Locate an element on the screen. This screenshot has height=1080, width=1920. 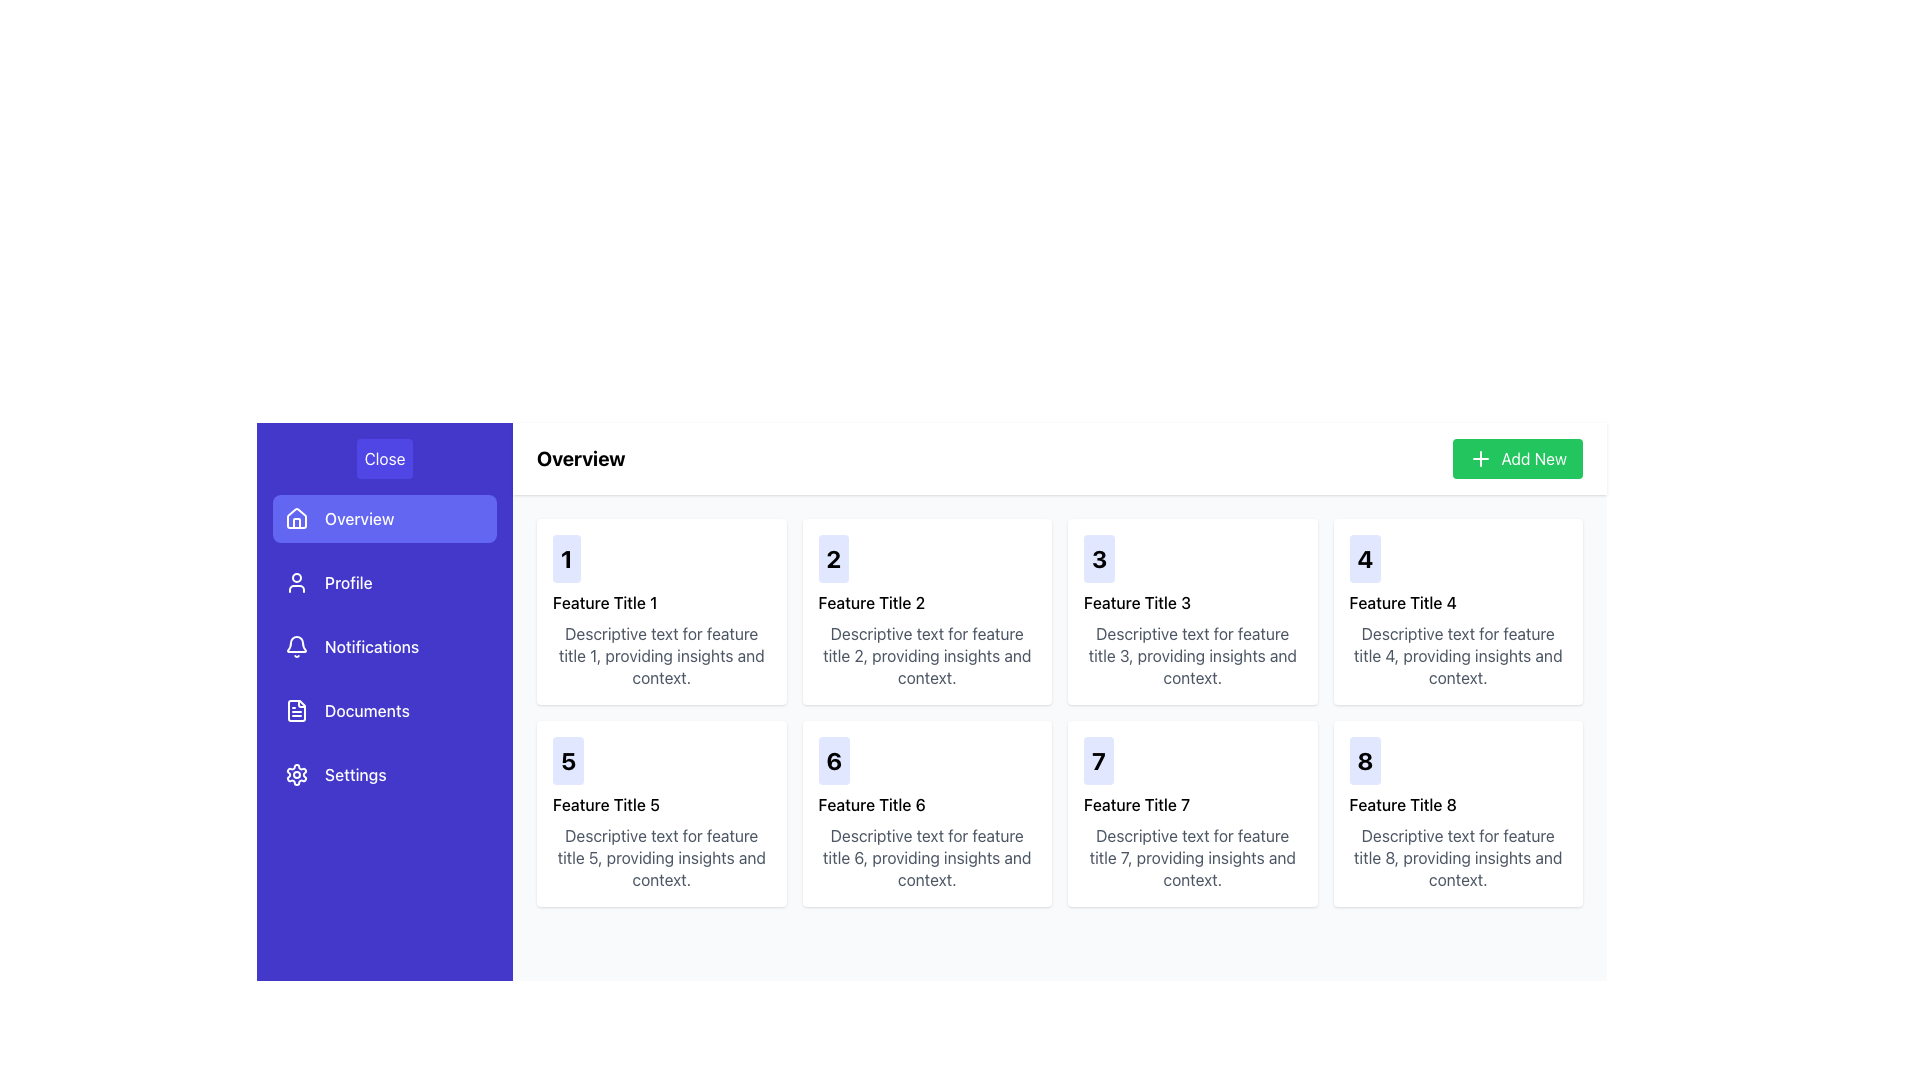
the 'Overview' label, which is part of a button with a blue background located is located at coordinates (359, 518).